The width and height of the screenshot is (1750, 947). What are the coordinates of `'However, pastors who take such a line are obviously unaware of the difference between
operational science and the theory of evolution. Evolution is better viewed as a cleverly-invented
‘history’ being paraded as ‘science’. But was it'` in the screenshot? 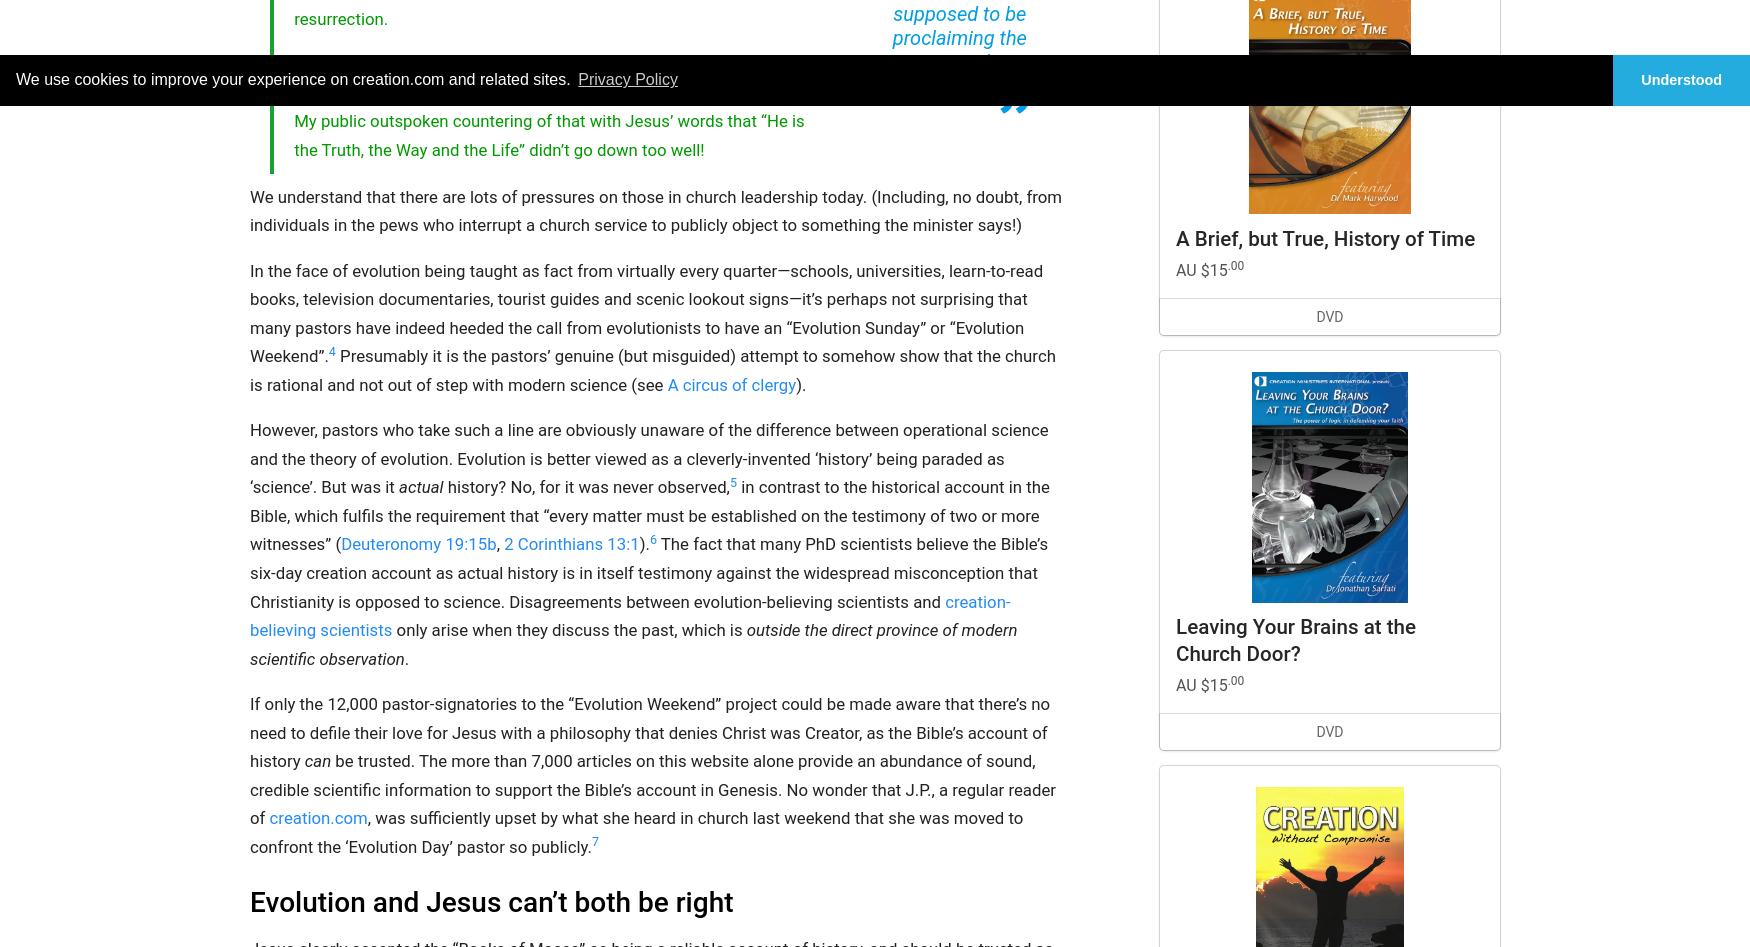 It's located at (648, 458).